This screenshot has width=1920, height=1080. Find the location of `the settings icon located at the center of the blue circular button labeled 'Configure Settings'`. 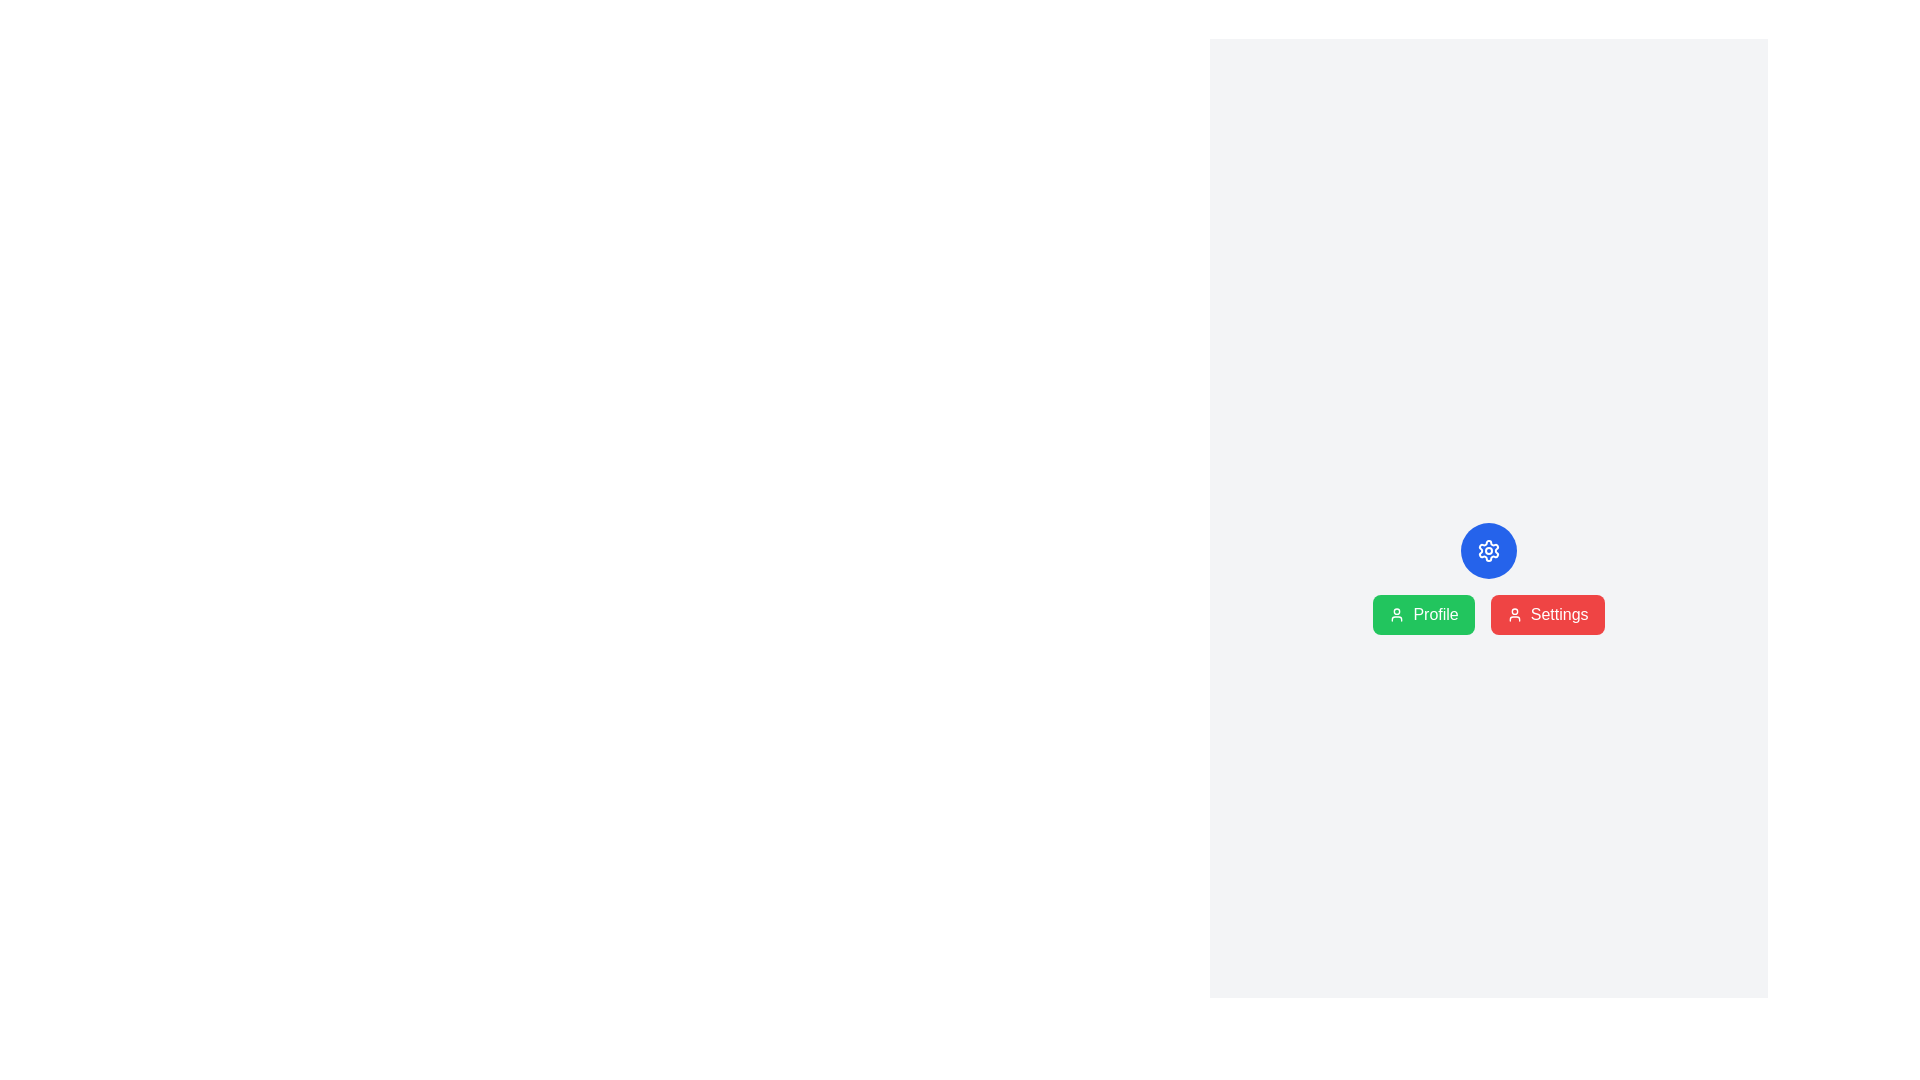

the settings icon located at the center of the blue circular button labeled 'Configure Settings' is located at coordinates (1488, 551).